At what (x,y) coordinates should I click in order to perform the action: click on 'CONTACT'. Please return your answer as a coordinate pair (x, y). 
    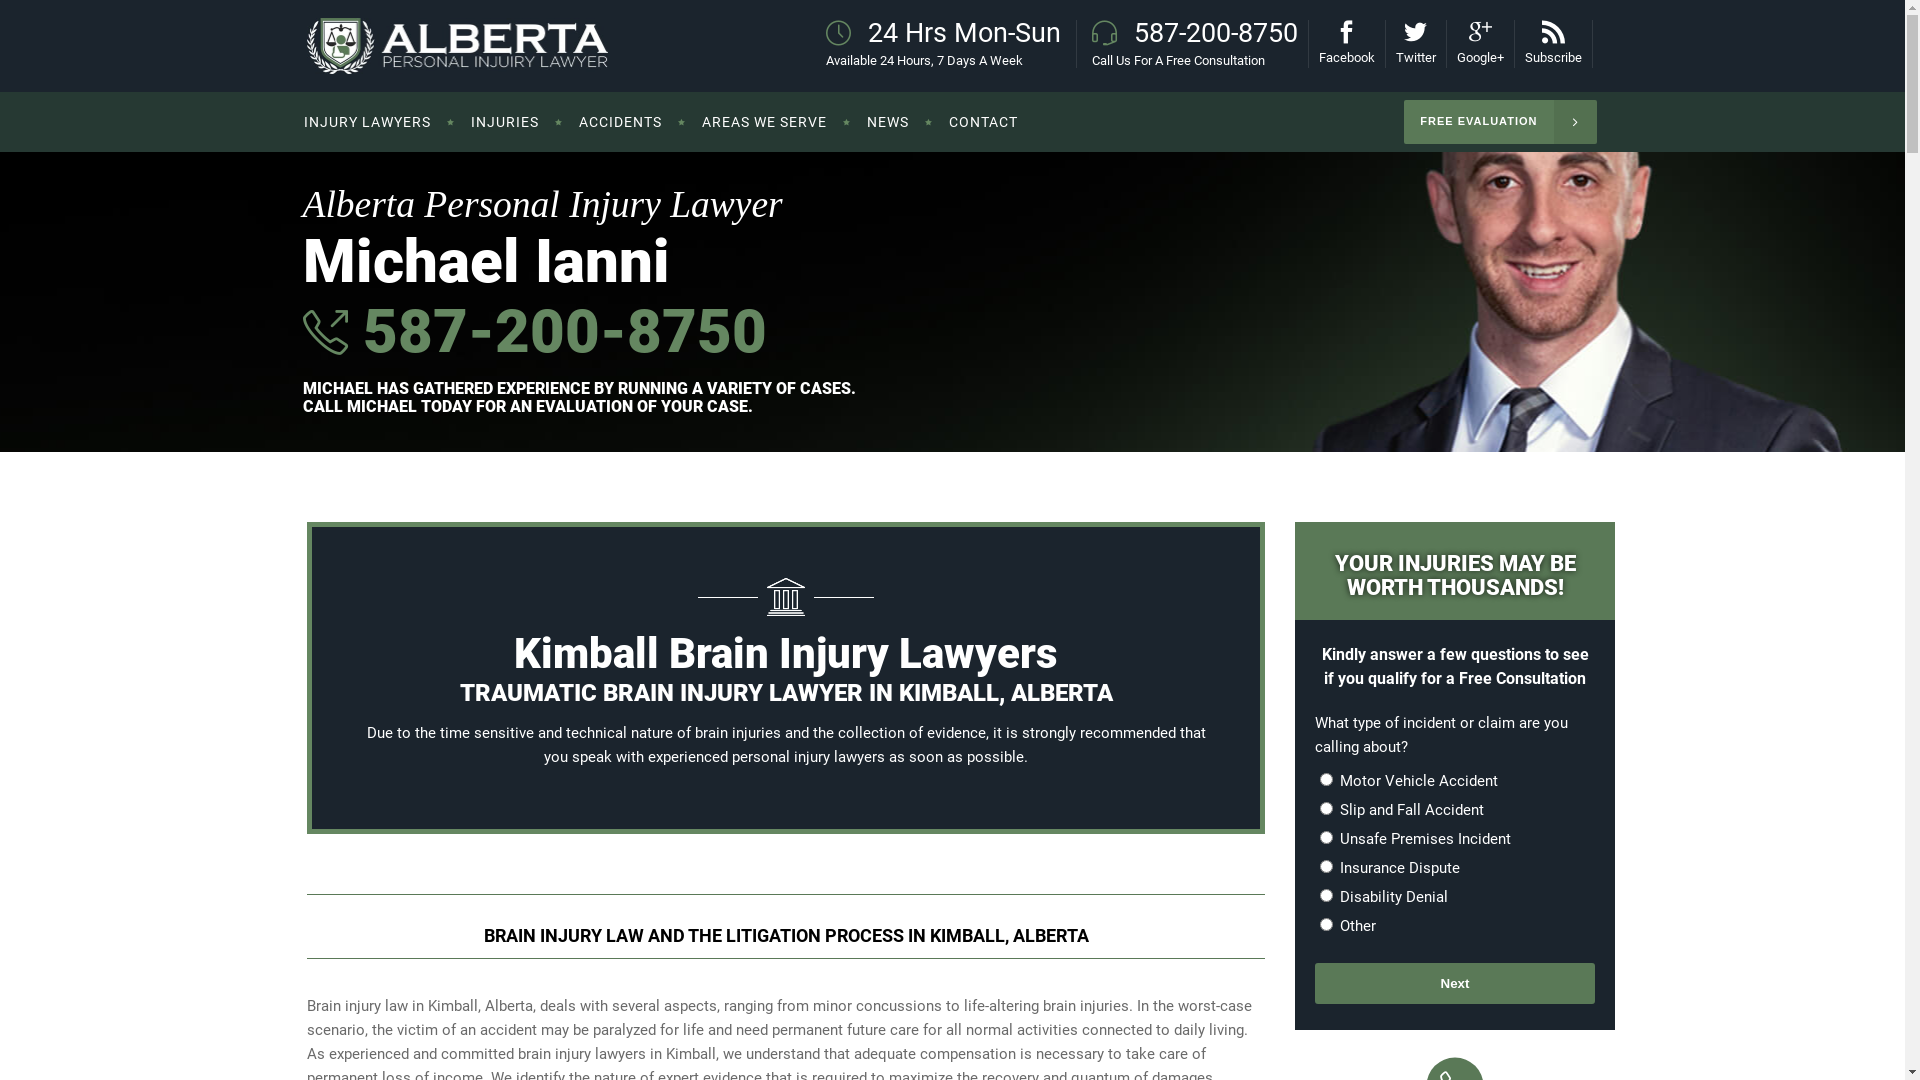
    Looking at the image, I should click on (982, 122).